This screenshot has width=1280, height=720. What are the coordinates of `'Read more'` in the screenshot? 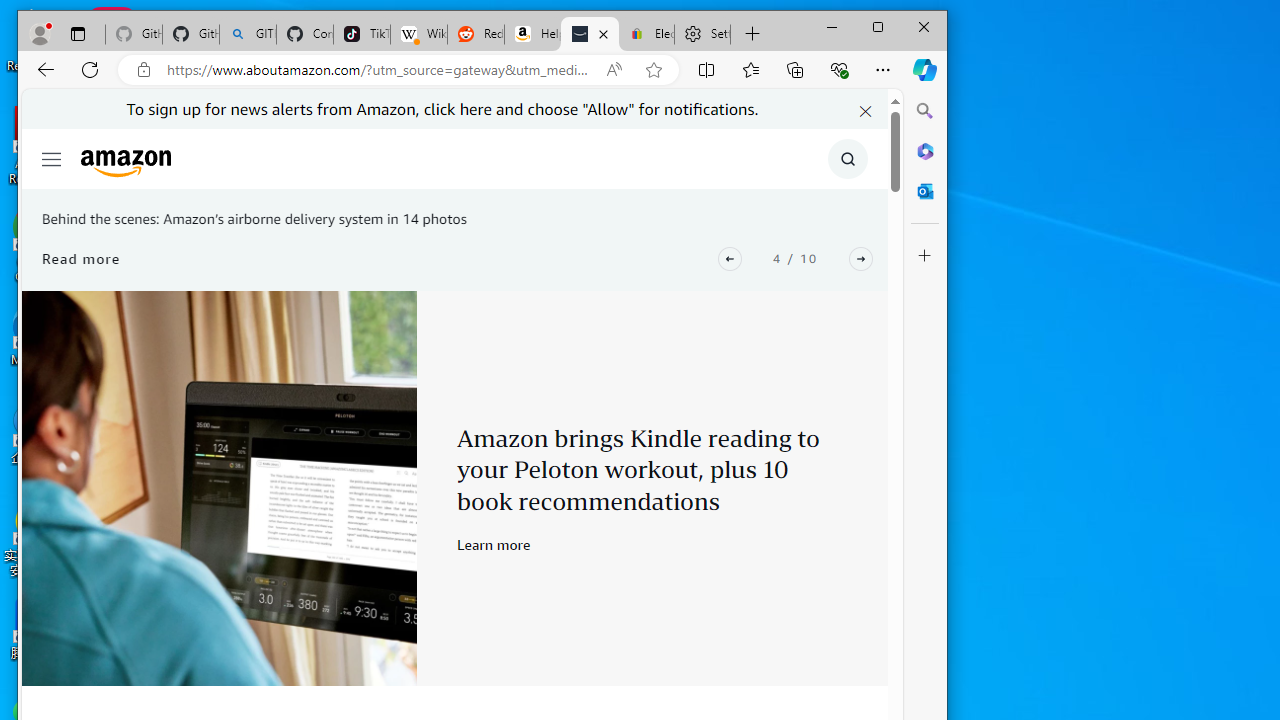 It's located at (80, 257).